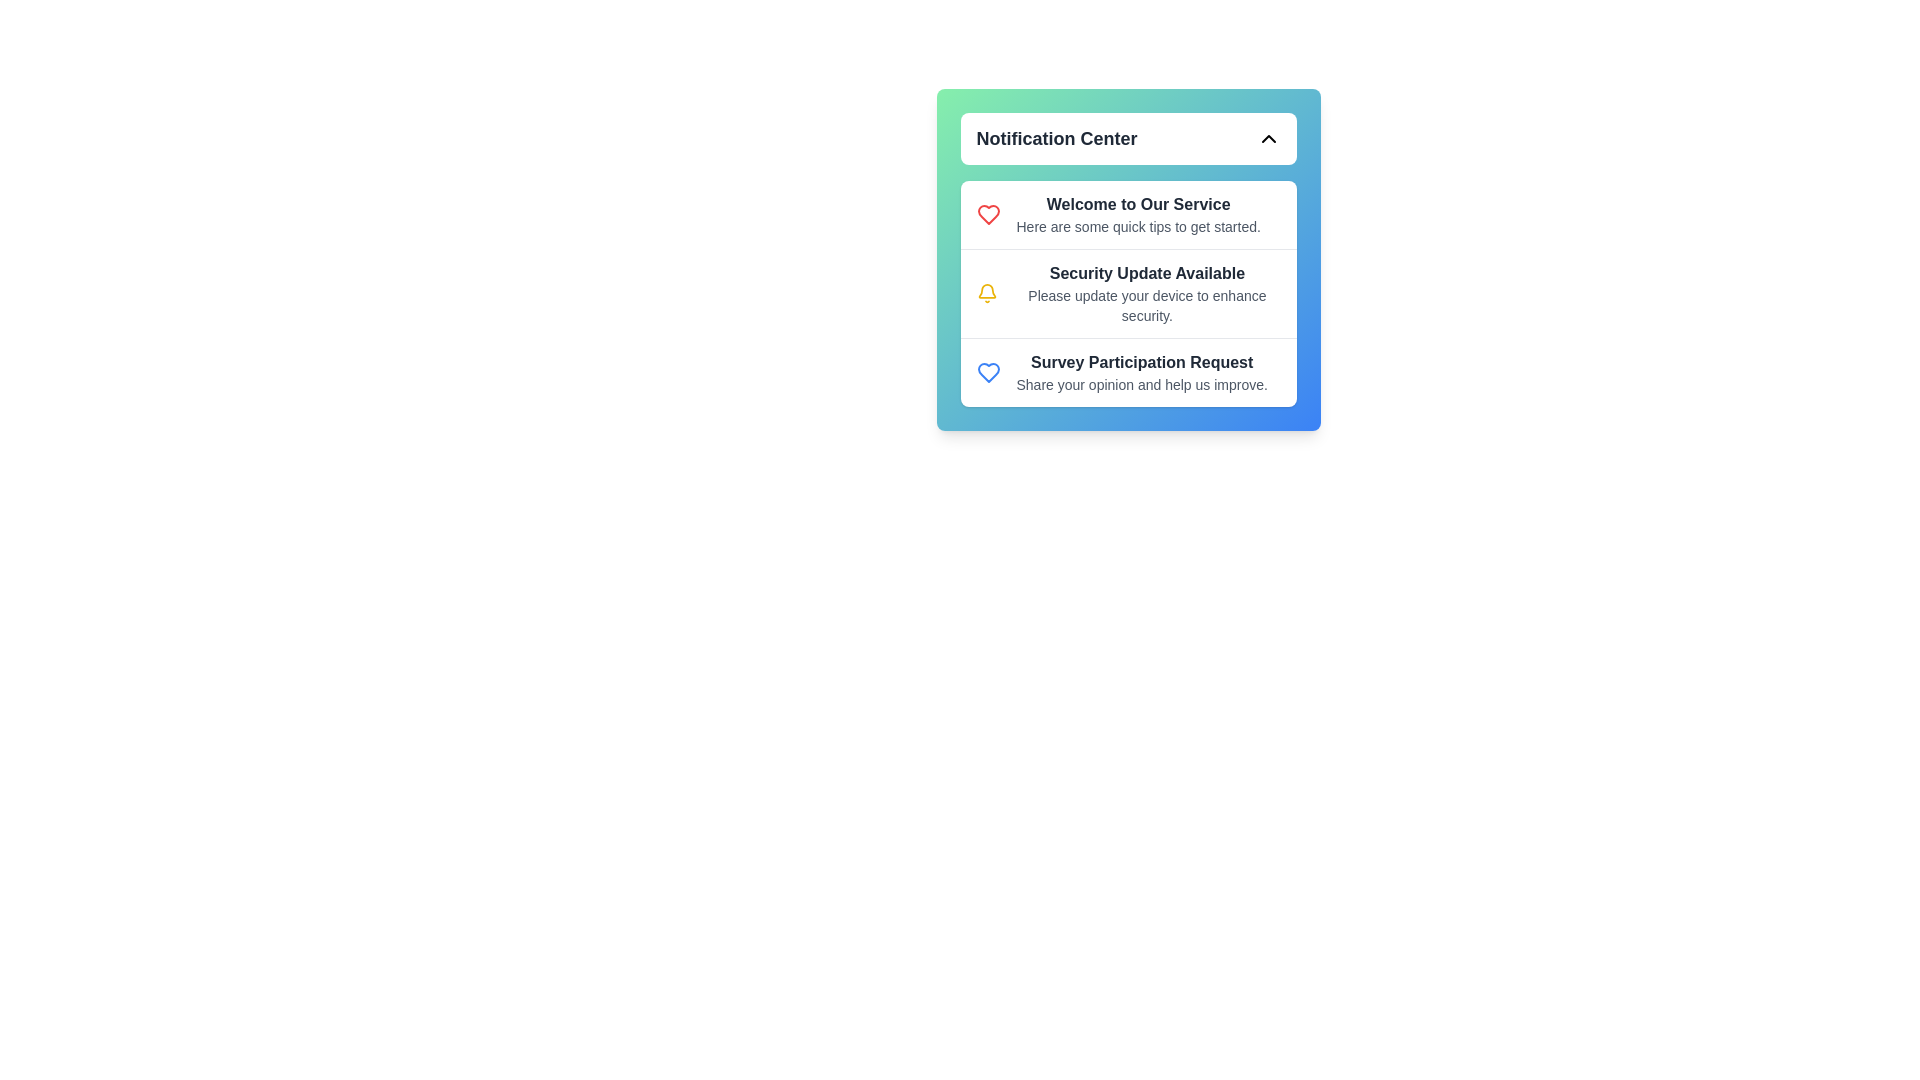 This screenshot has height=1080, width=1920. I want to click on the header section of the notification menu to toggle its visibility, so click(1128, 137).